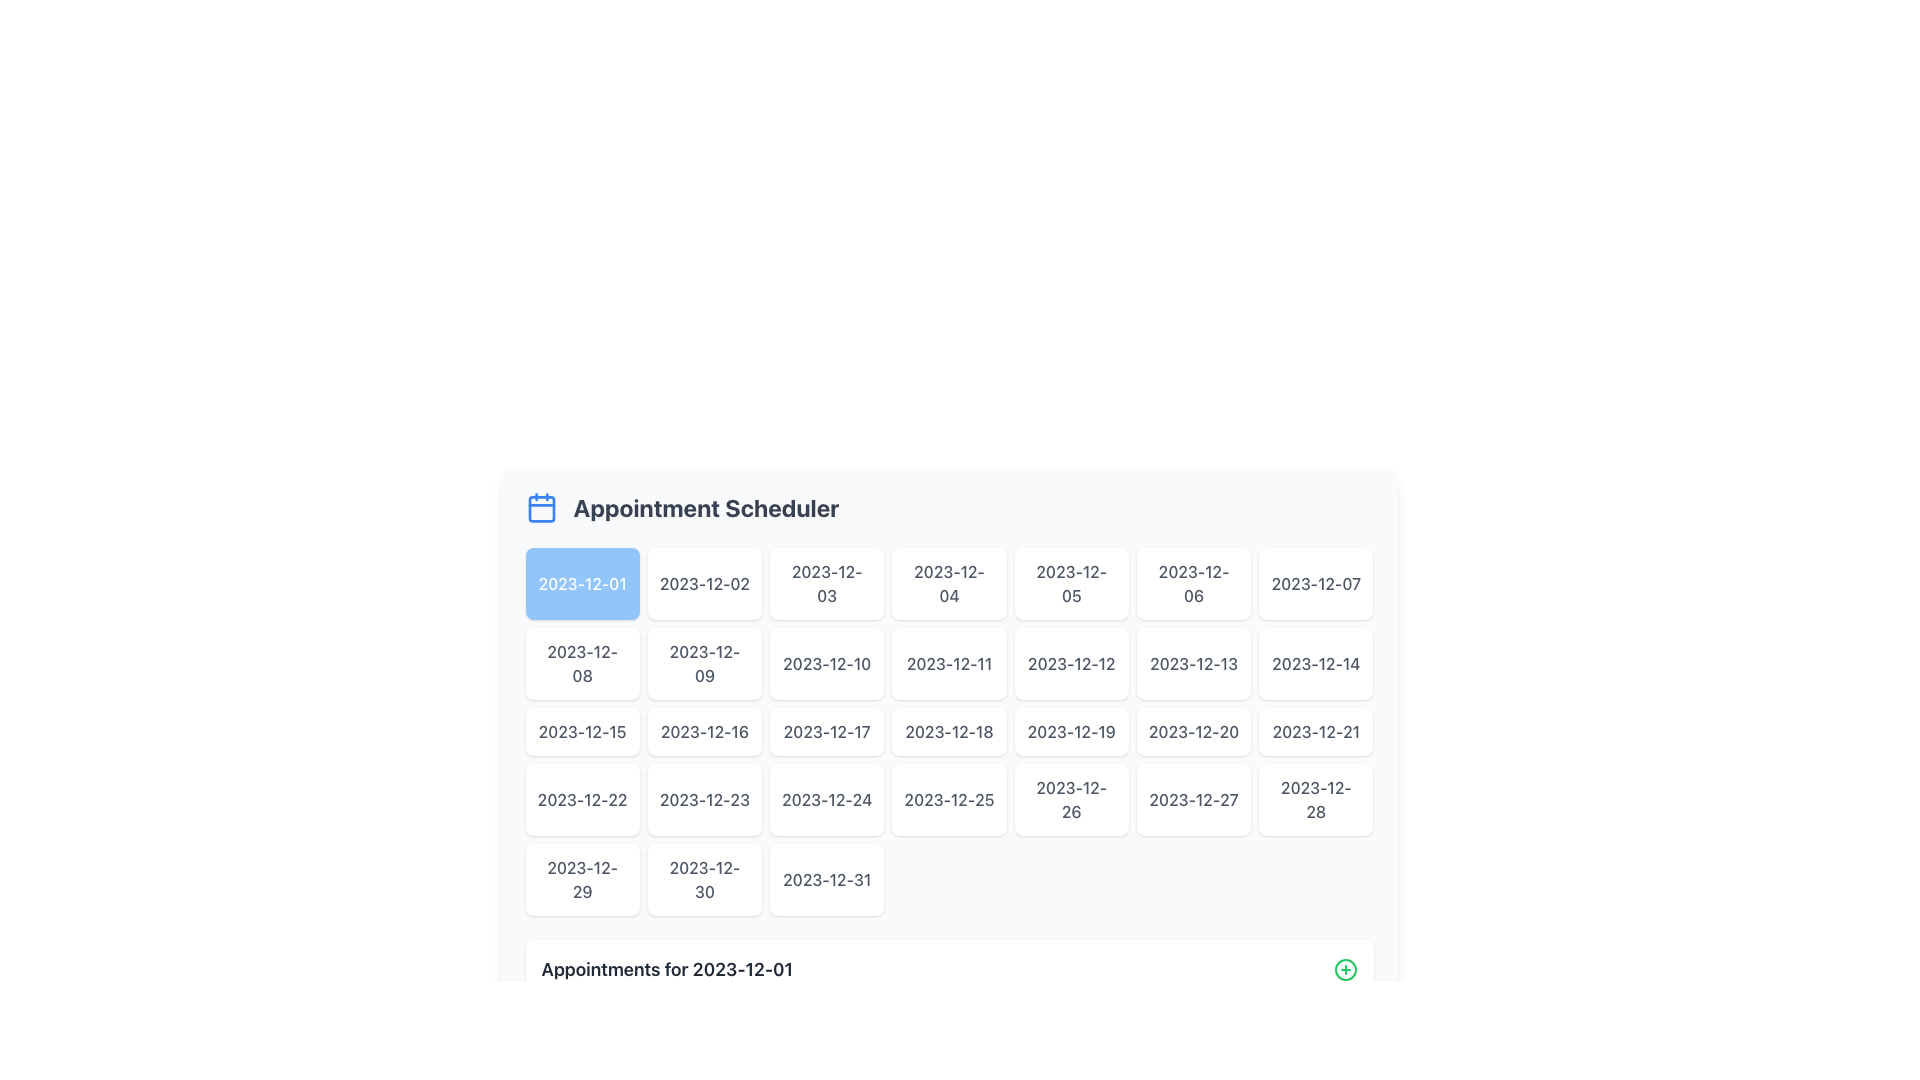 Image resolution: width=1920 pixels, height=1080 pixels. Describe the element at coordinates (1194, 798) in the screenshot. I see `the button representing the date '2023-12-27' in the calendar interface` at that location.